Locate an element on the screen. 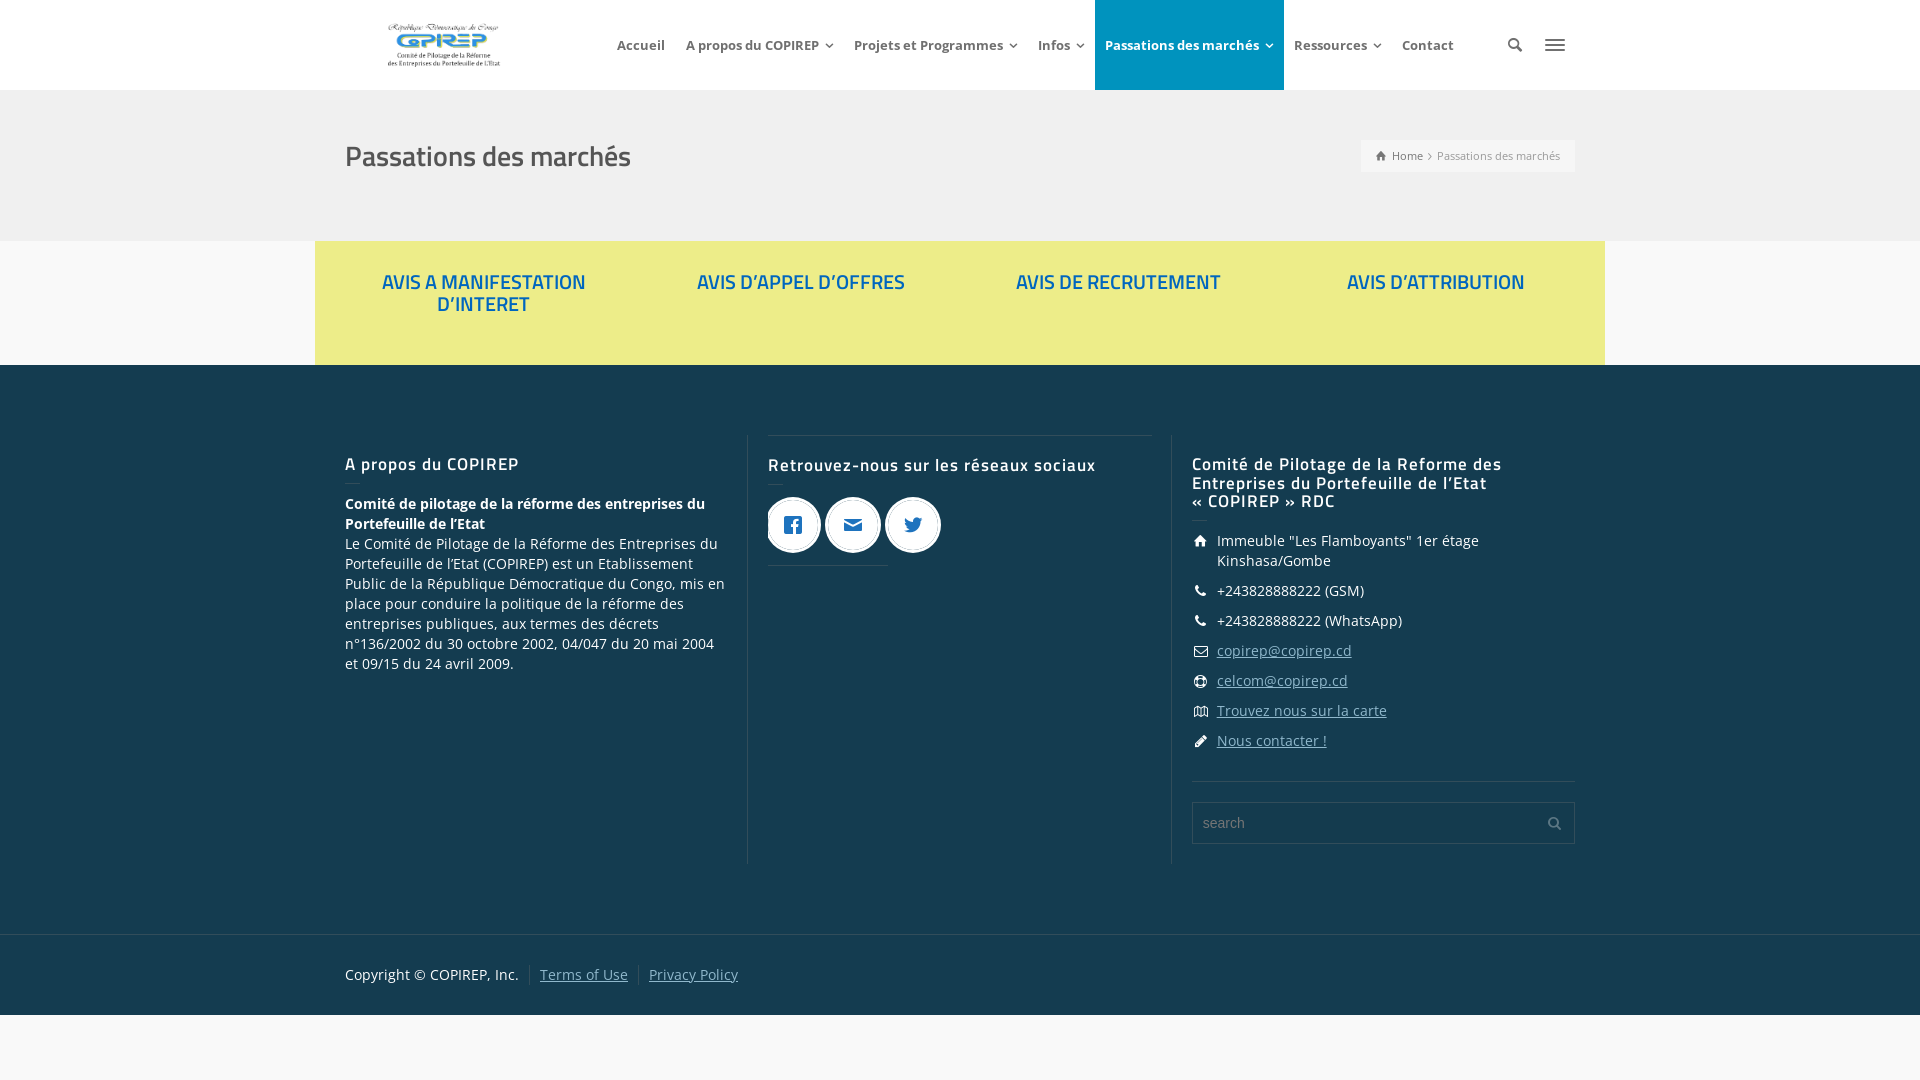  'Projets et Programmes' is located at coordinates (935, 45).